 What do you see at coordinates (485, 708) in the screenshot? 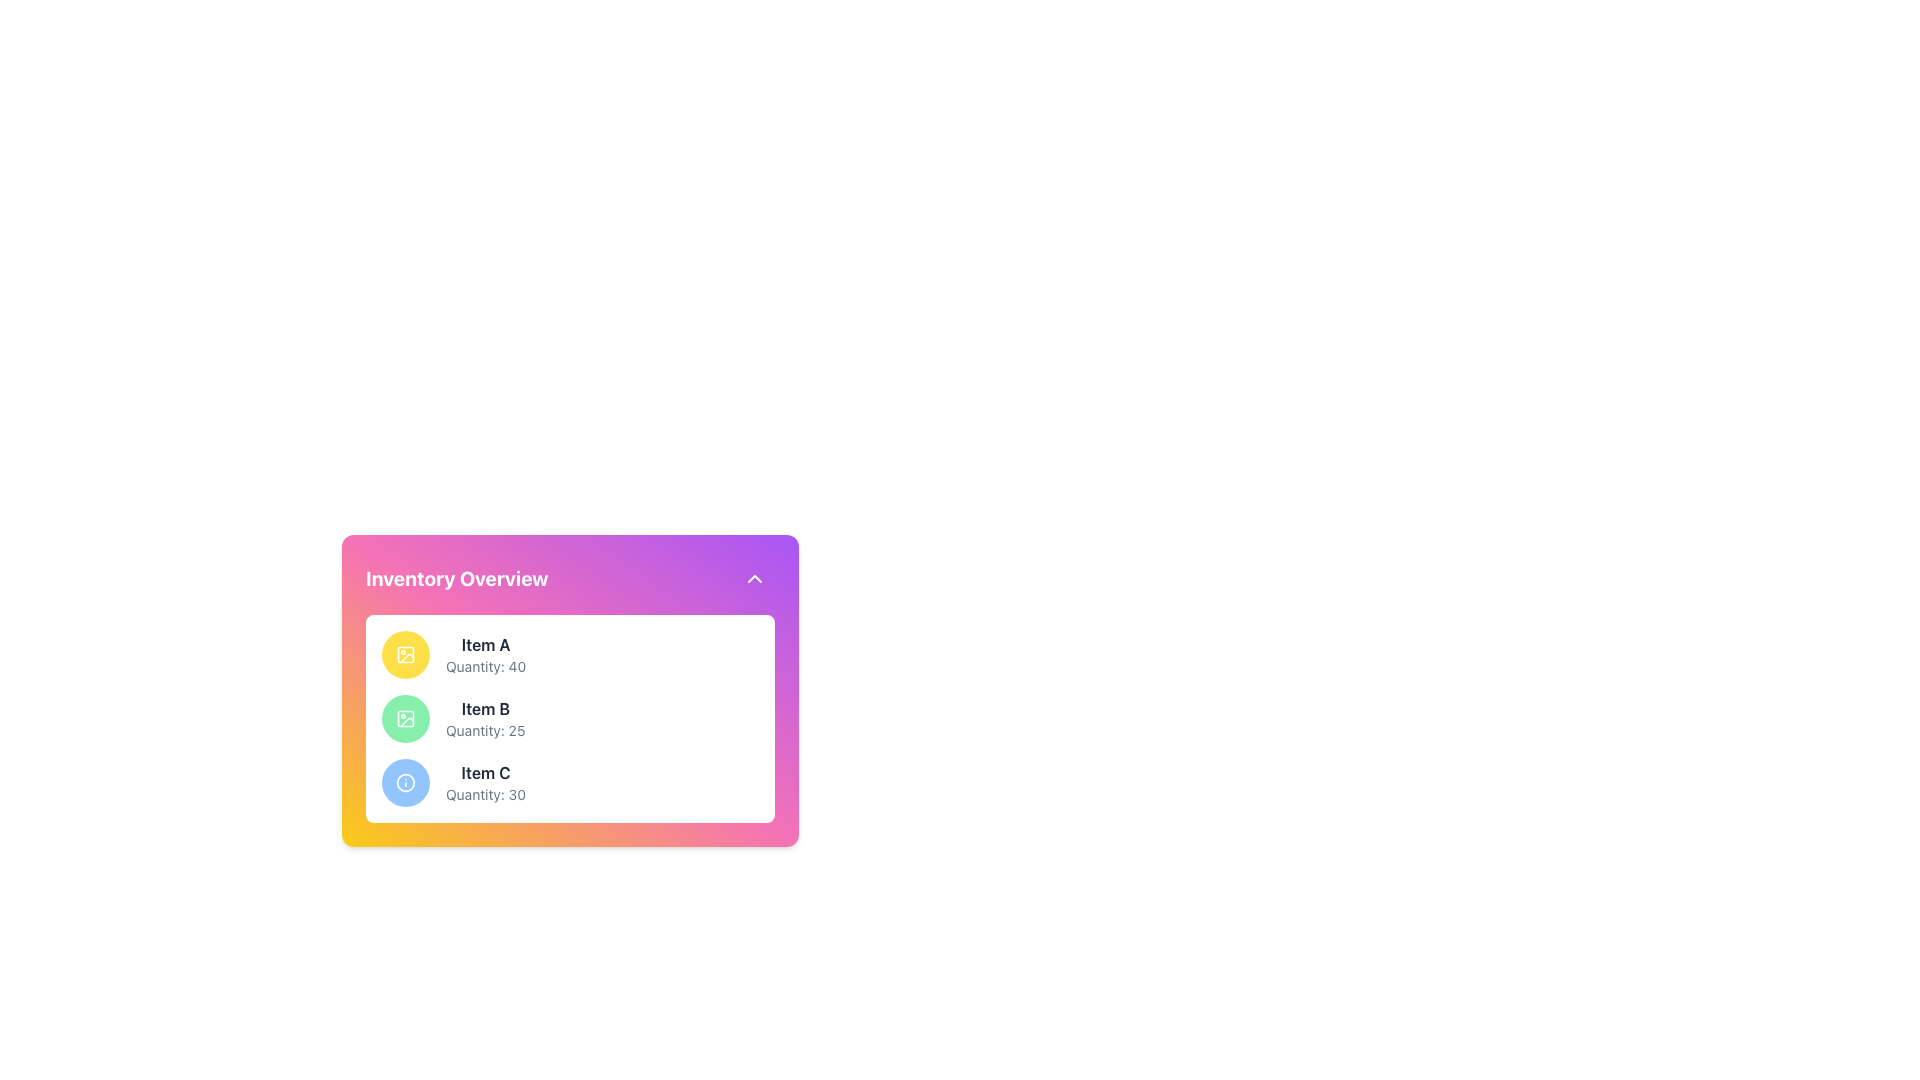
I see `the non-interactive Text Label that serves as a title for the second item in the inventory list, located within the 'Inventory Overview' card` at bounding box center [485, 708].